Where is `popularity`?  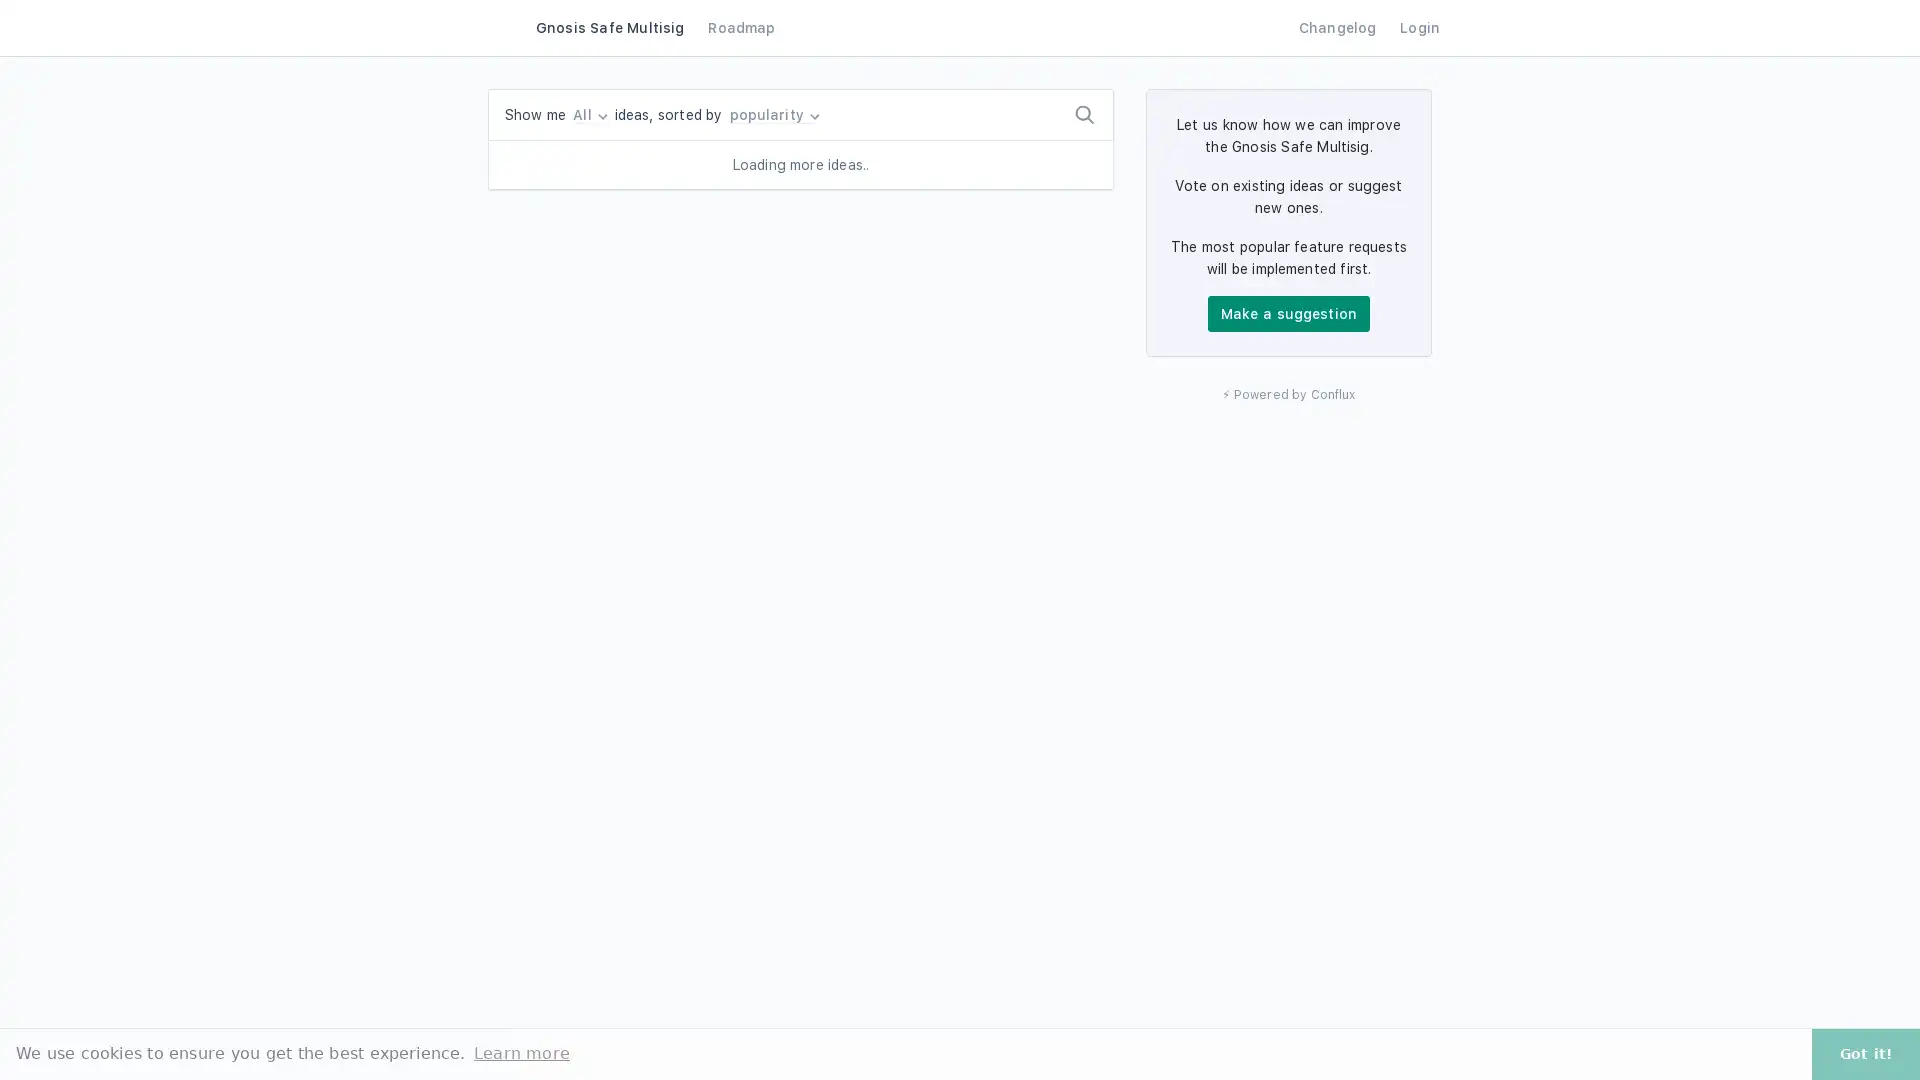
popularity is located at coordinates (772, 115).